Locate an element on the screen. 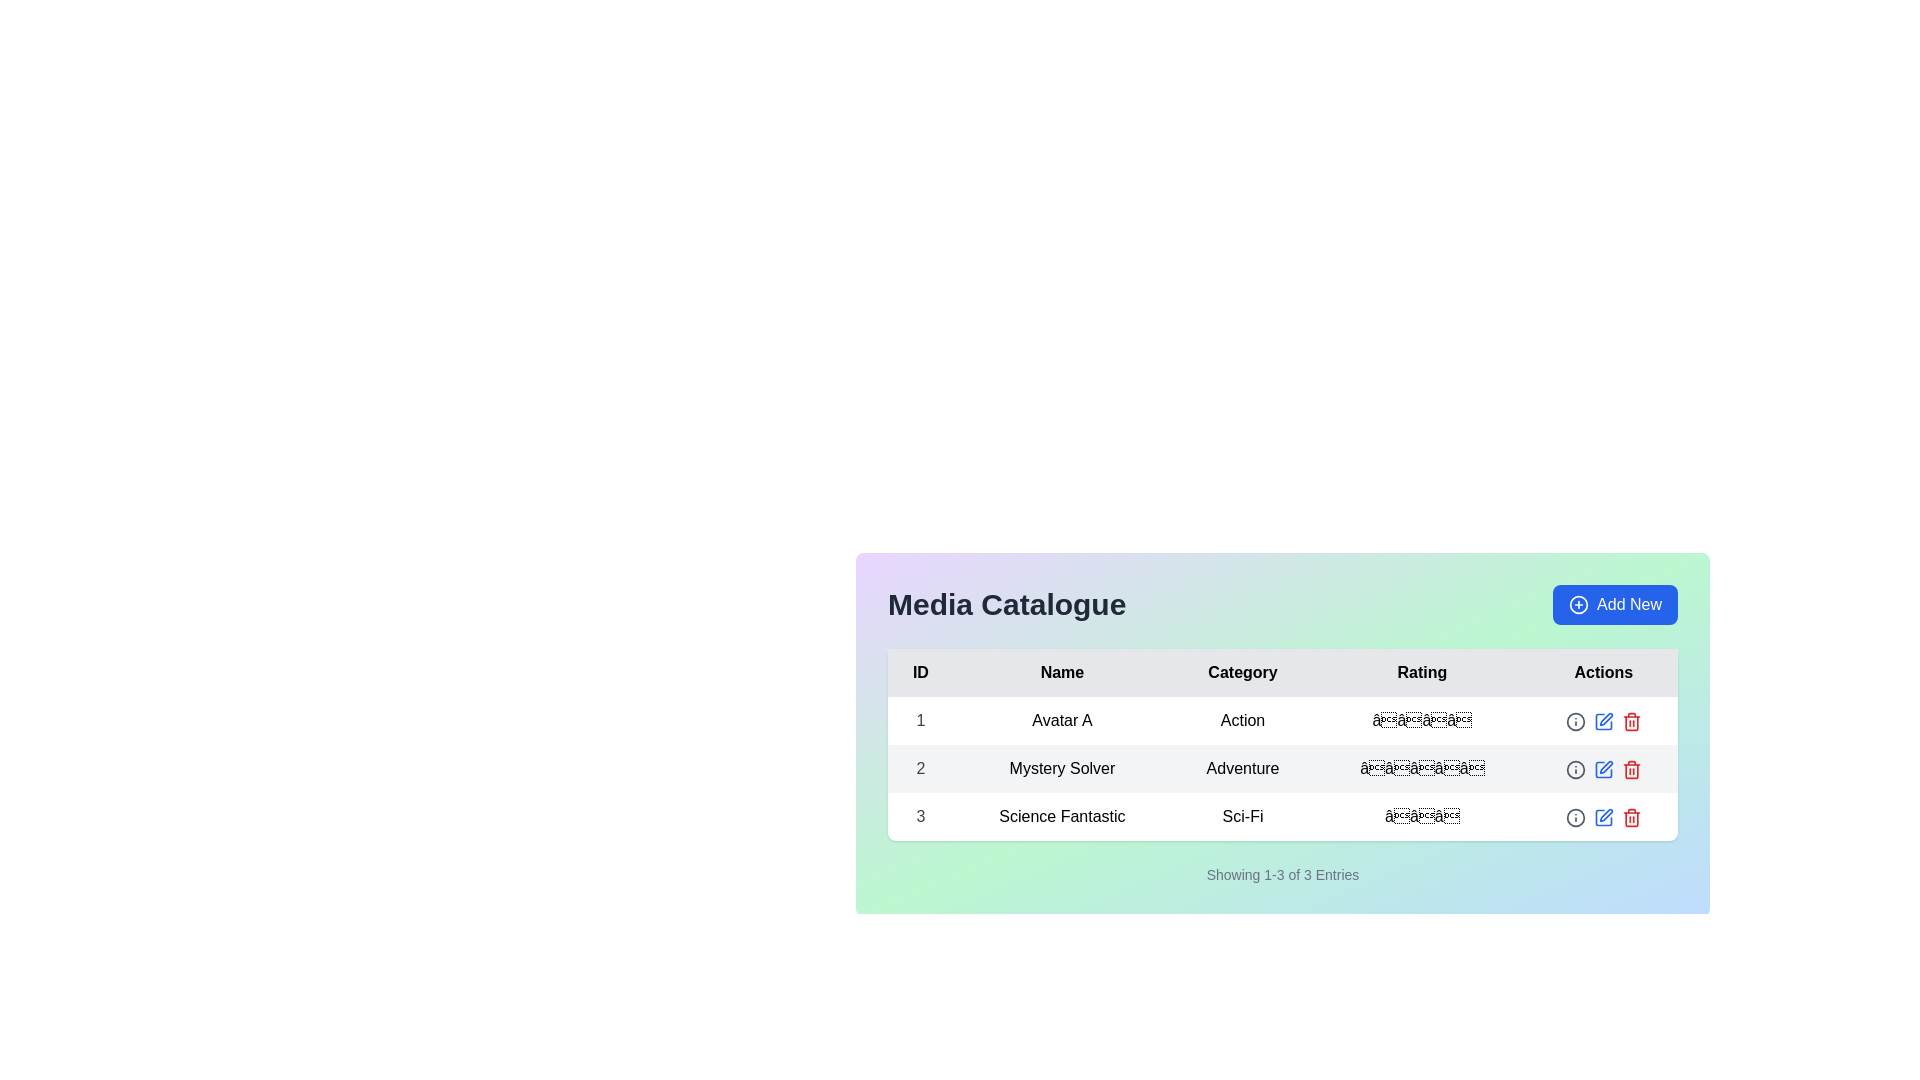 The width and height of the screenshot is (1920, 1080). the text label 'Action' styled in black font on a white background, located in the 'Category' column of the table under the first row corresponding to 'Avatar A' is located at coordinates (1242, 721).